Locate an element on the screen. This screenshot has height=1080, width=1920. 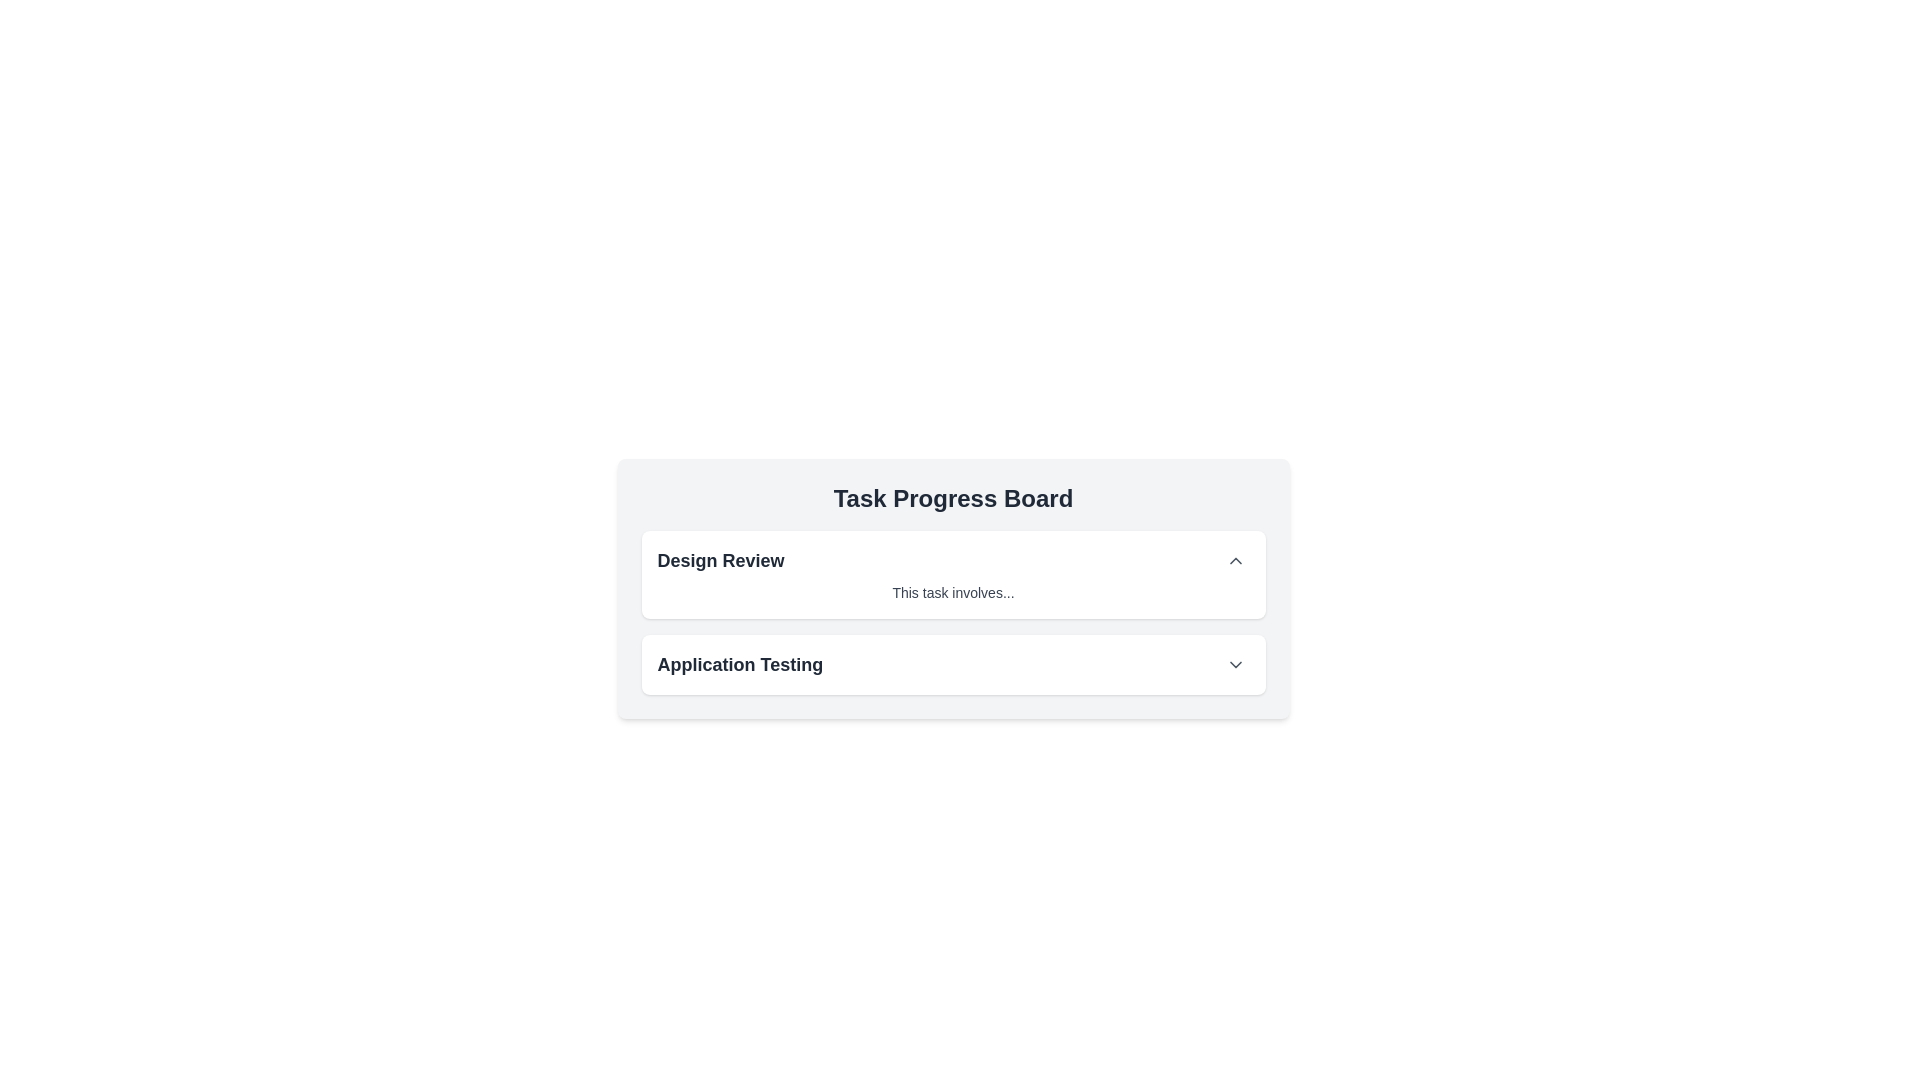
the collapsible/expandable icon located at the right end of the 'Application Testing' section header is located at coordinates (1234, 664).